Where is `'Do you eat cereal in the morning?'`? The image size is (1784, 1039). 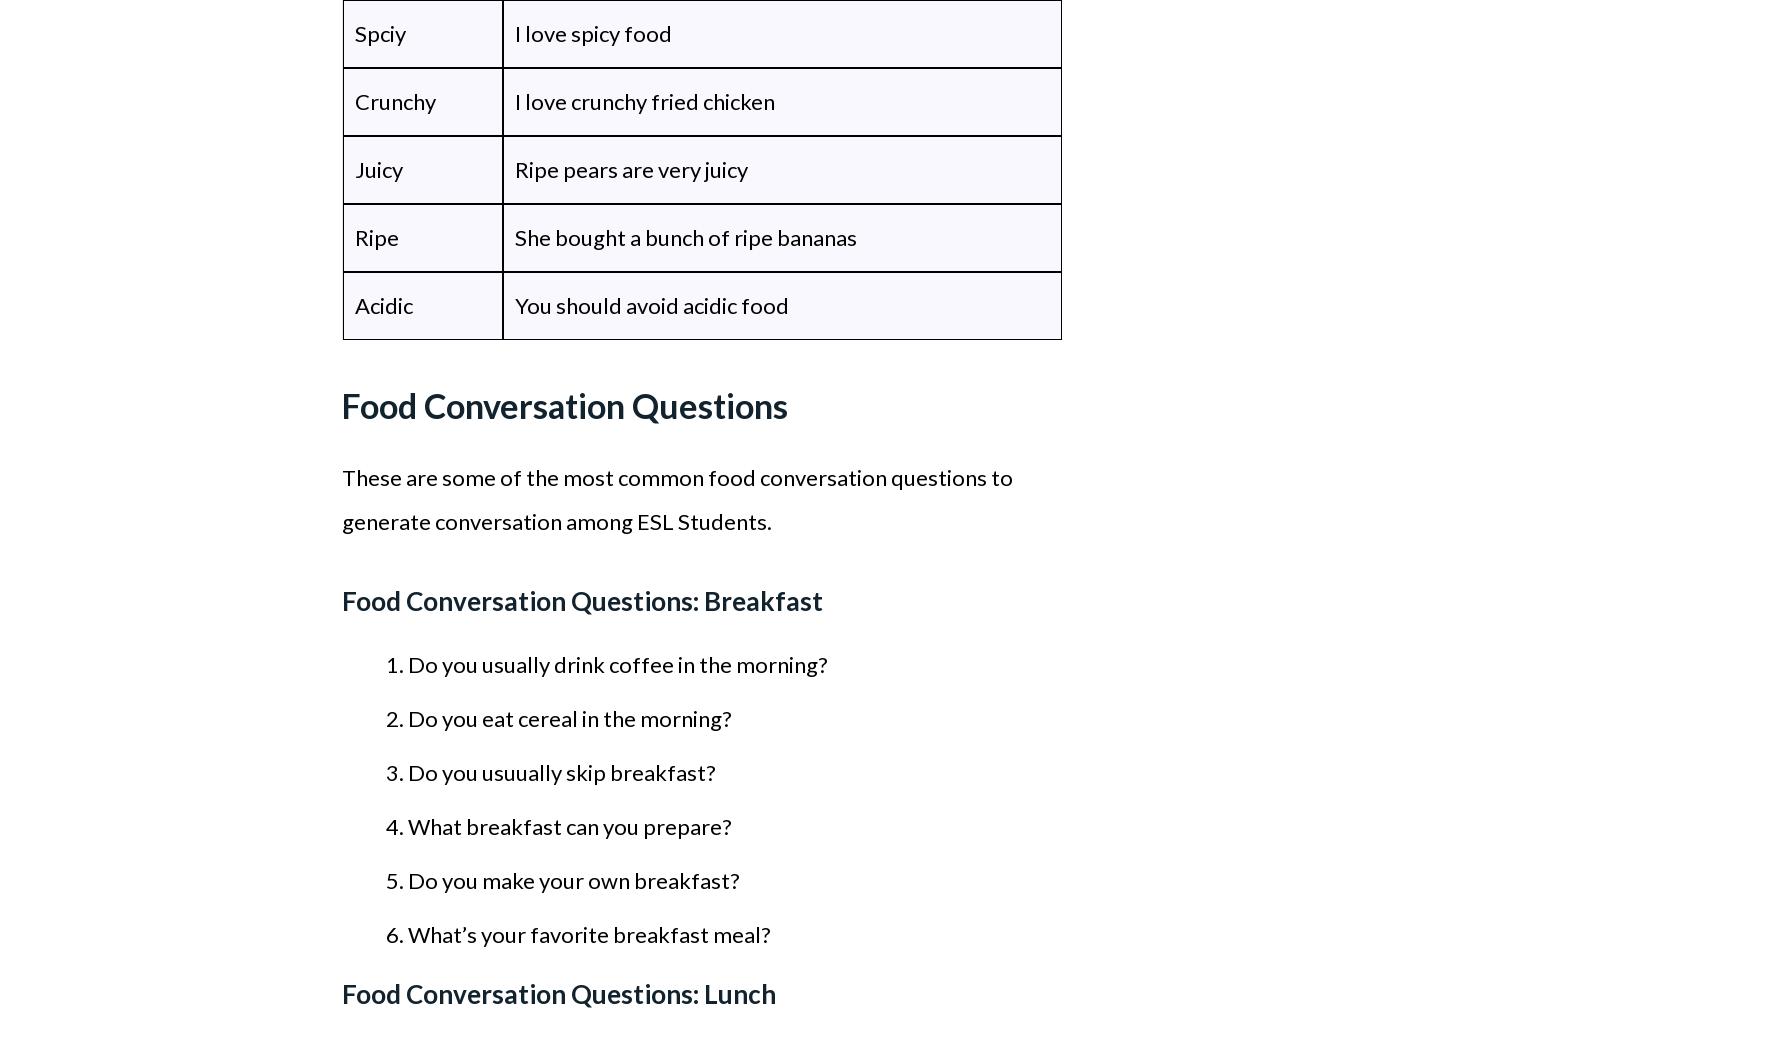
'Do you eat cereal in the morning?' is located at coordinates (568, 717).